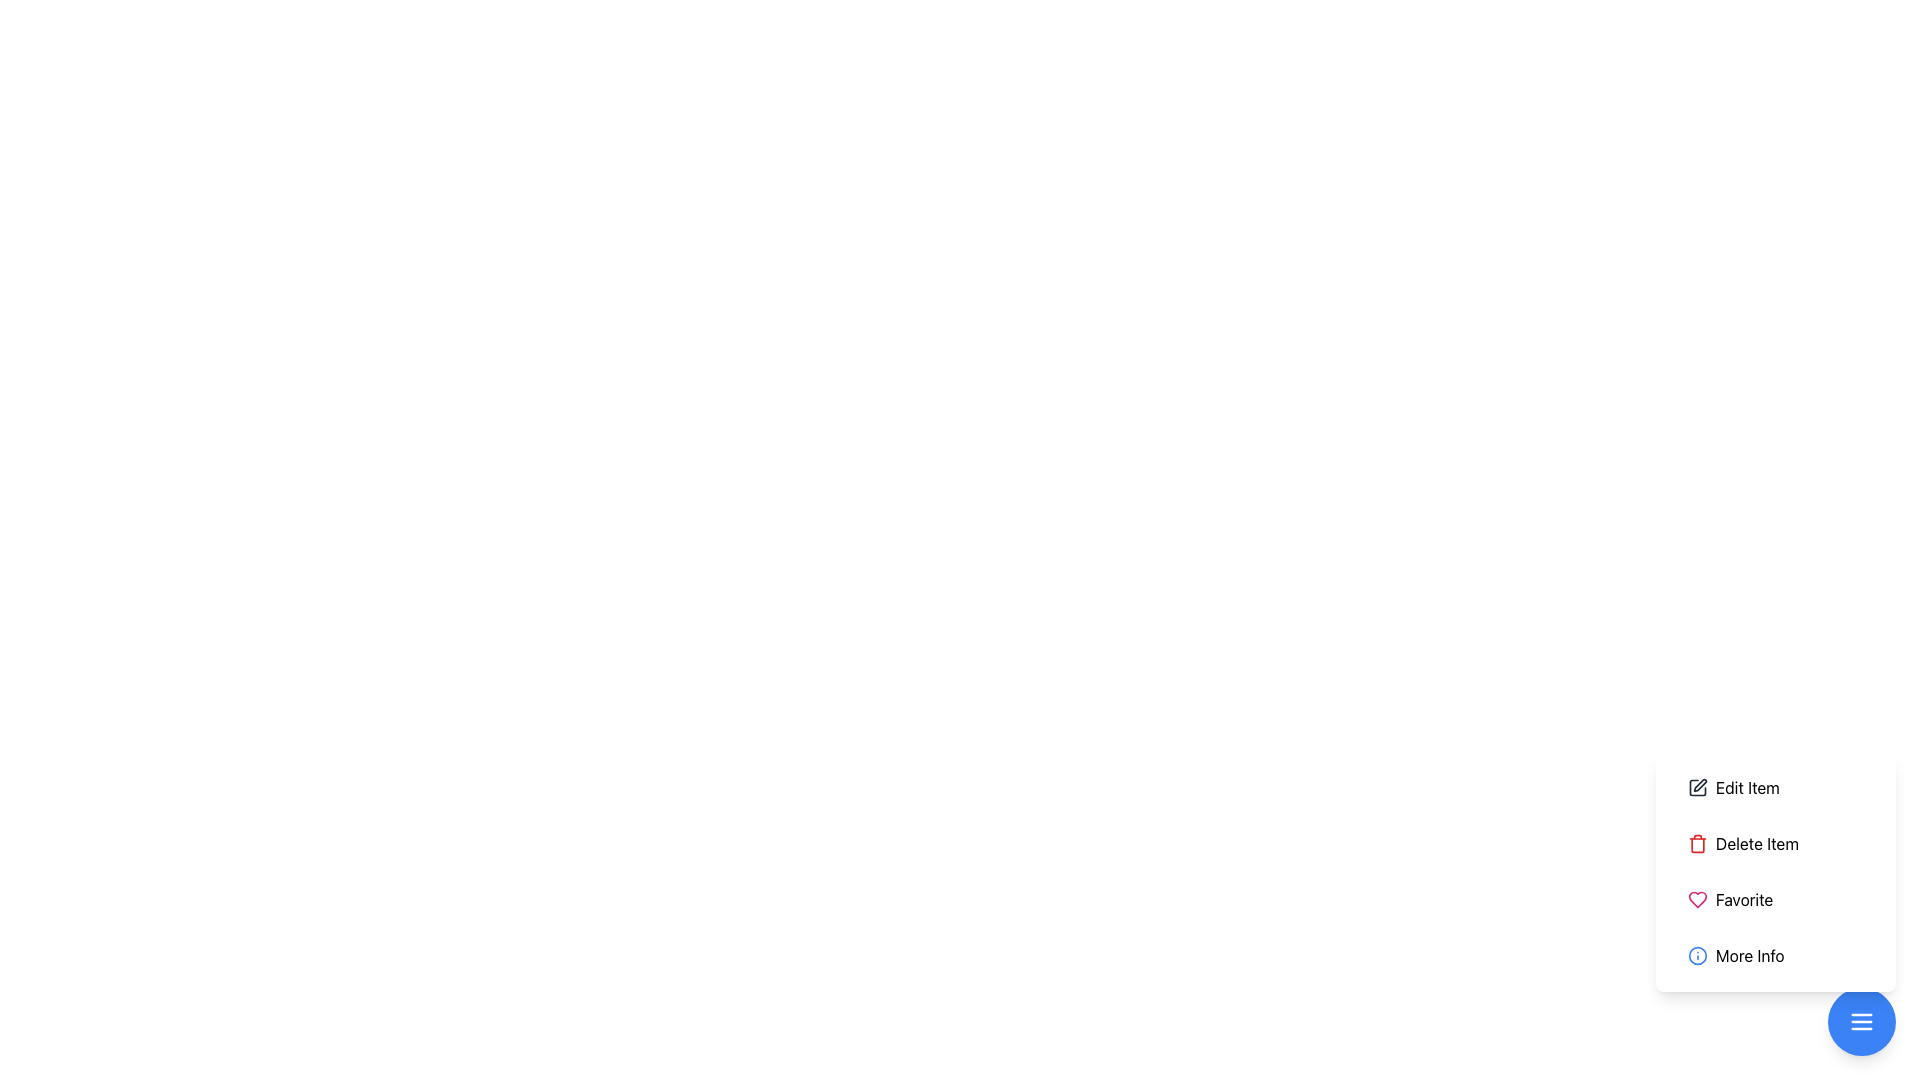 Image resolution: width=1920 pixels, height=1080 pixels. I want to click on the 'Delete Item' text label, which is the second item in a vertical menu list, so click(1756, 844).